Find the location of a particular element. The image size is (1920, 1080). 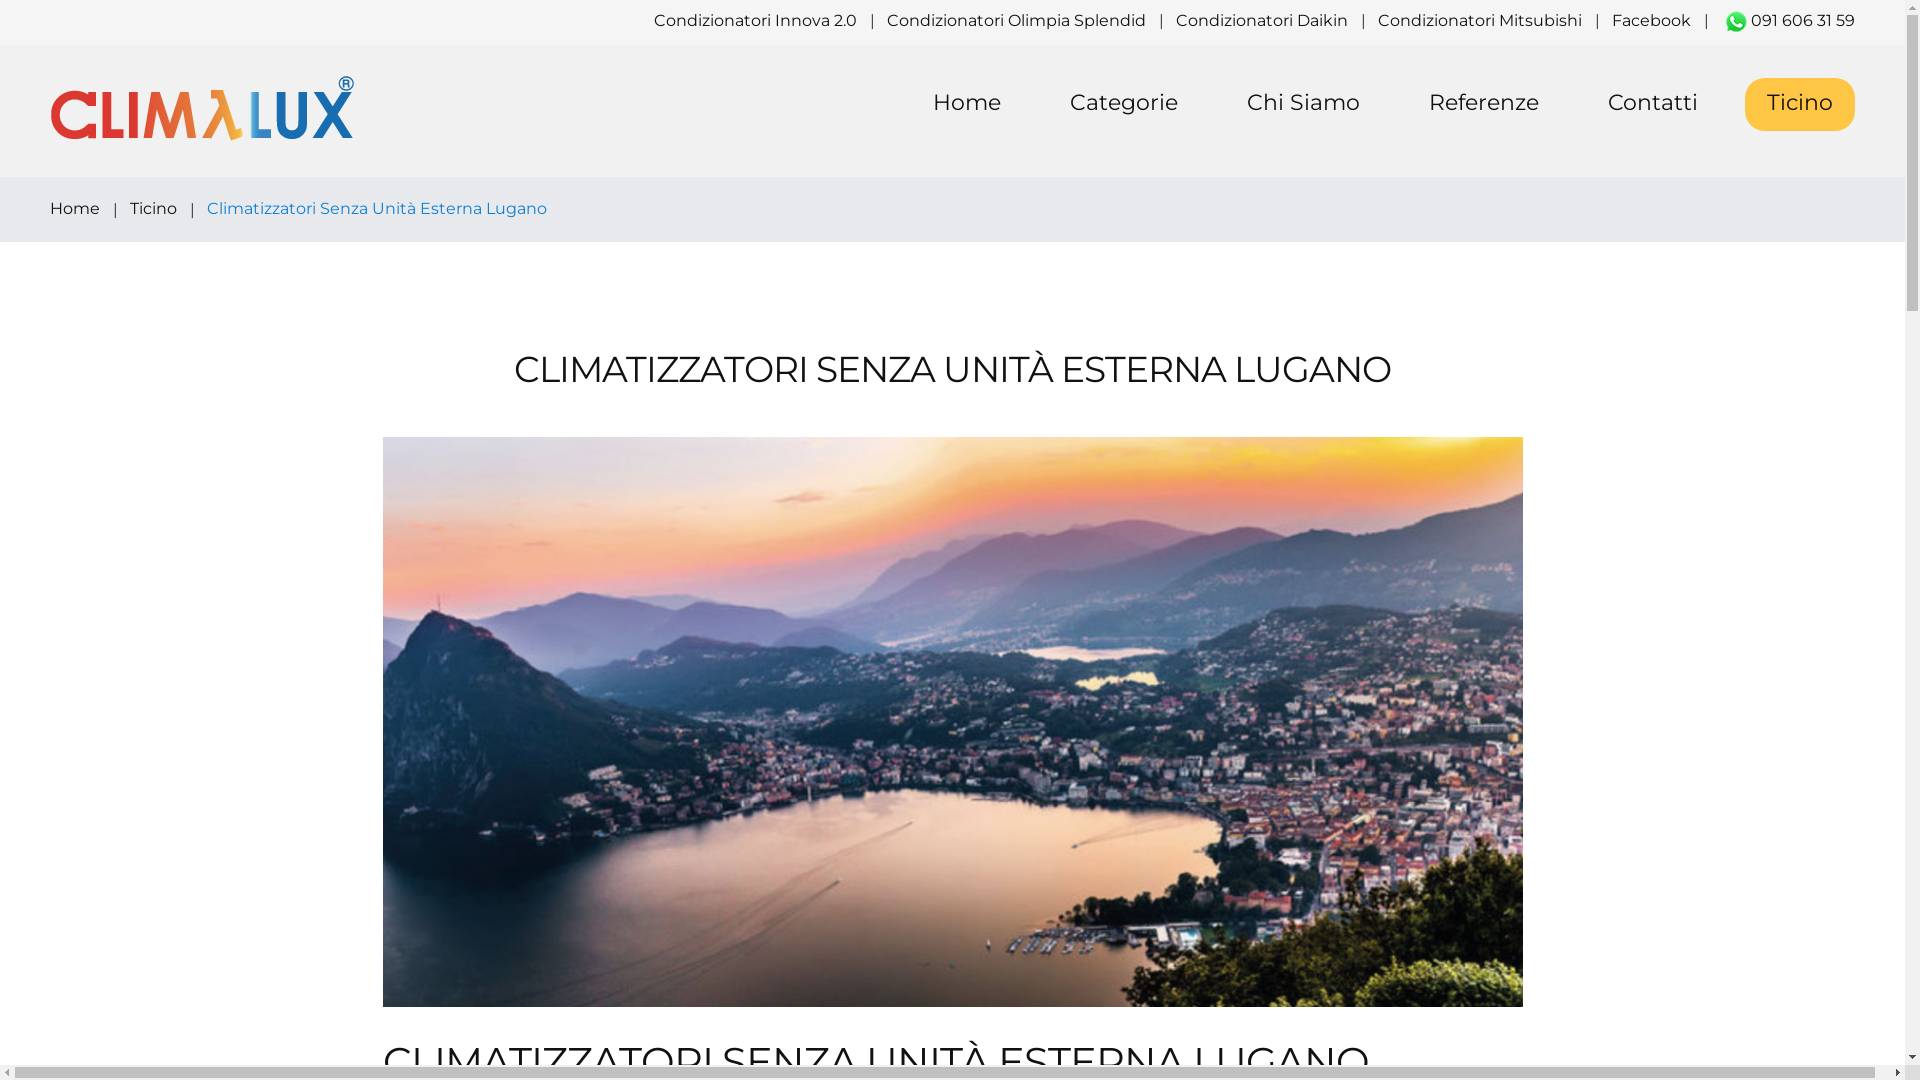

'Facebook' is located at coordinates (1651, 20).